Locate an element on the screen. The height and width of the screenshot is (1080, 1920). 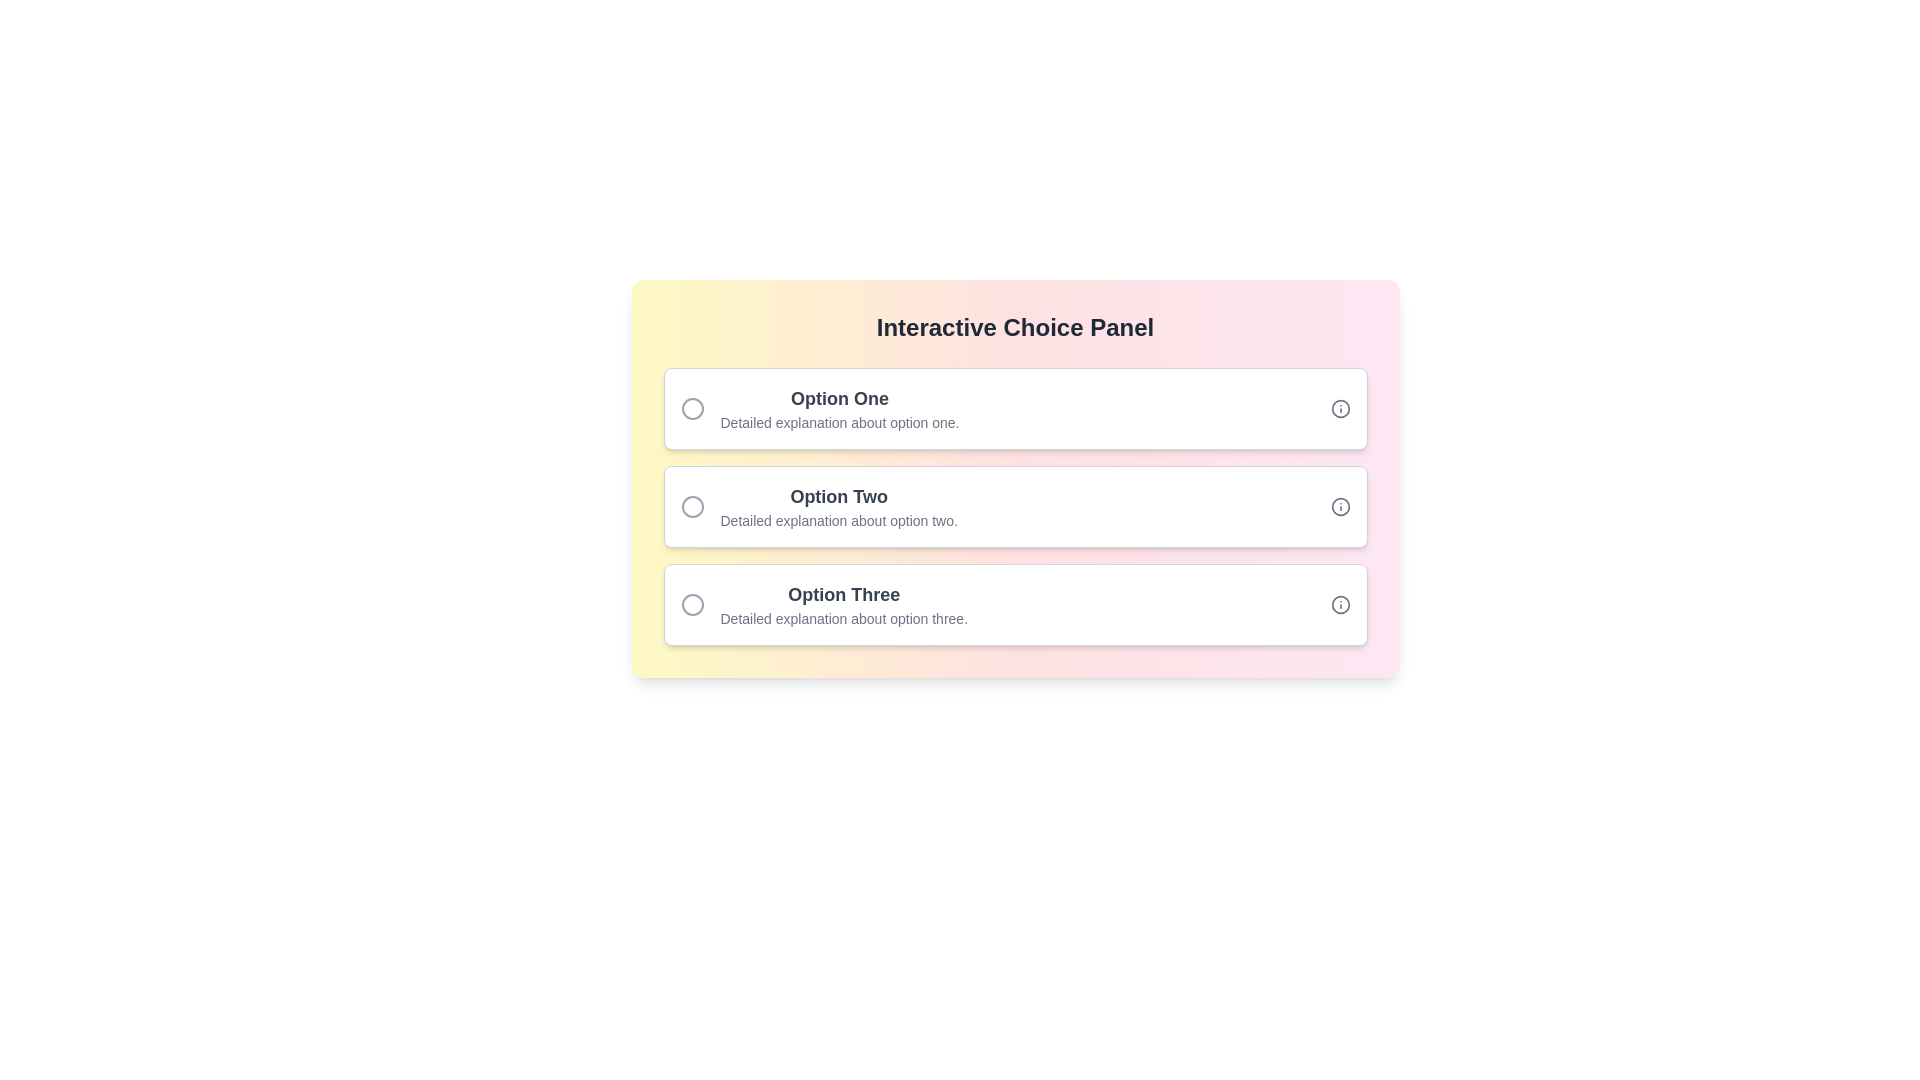
the radio button for 'Option One' is located at coordinates (692, 407).